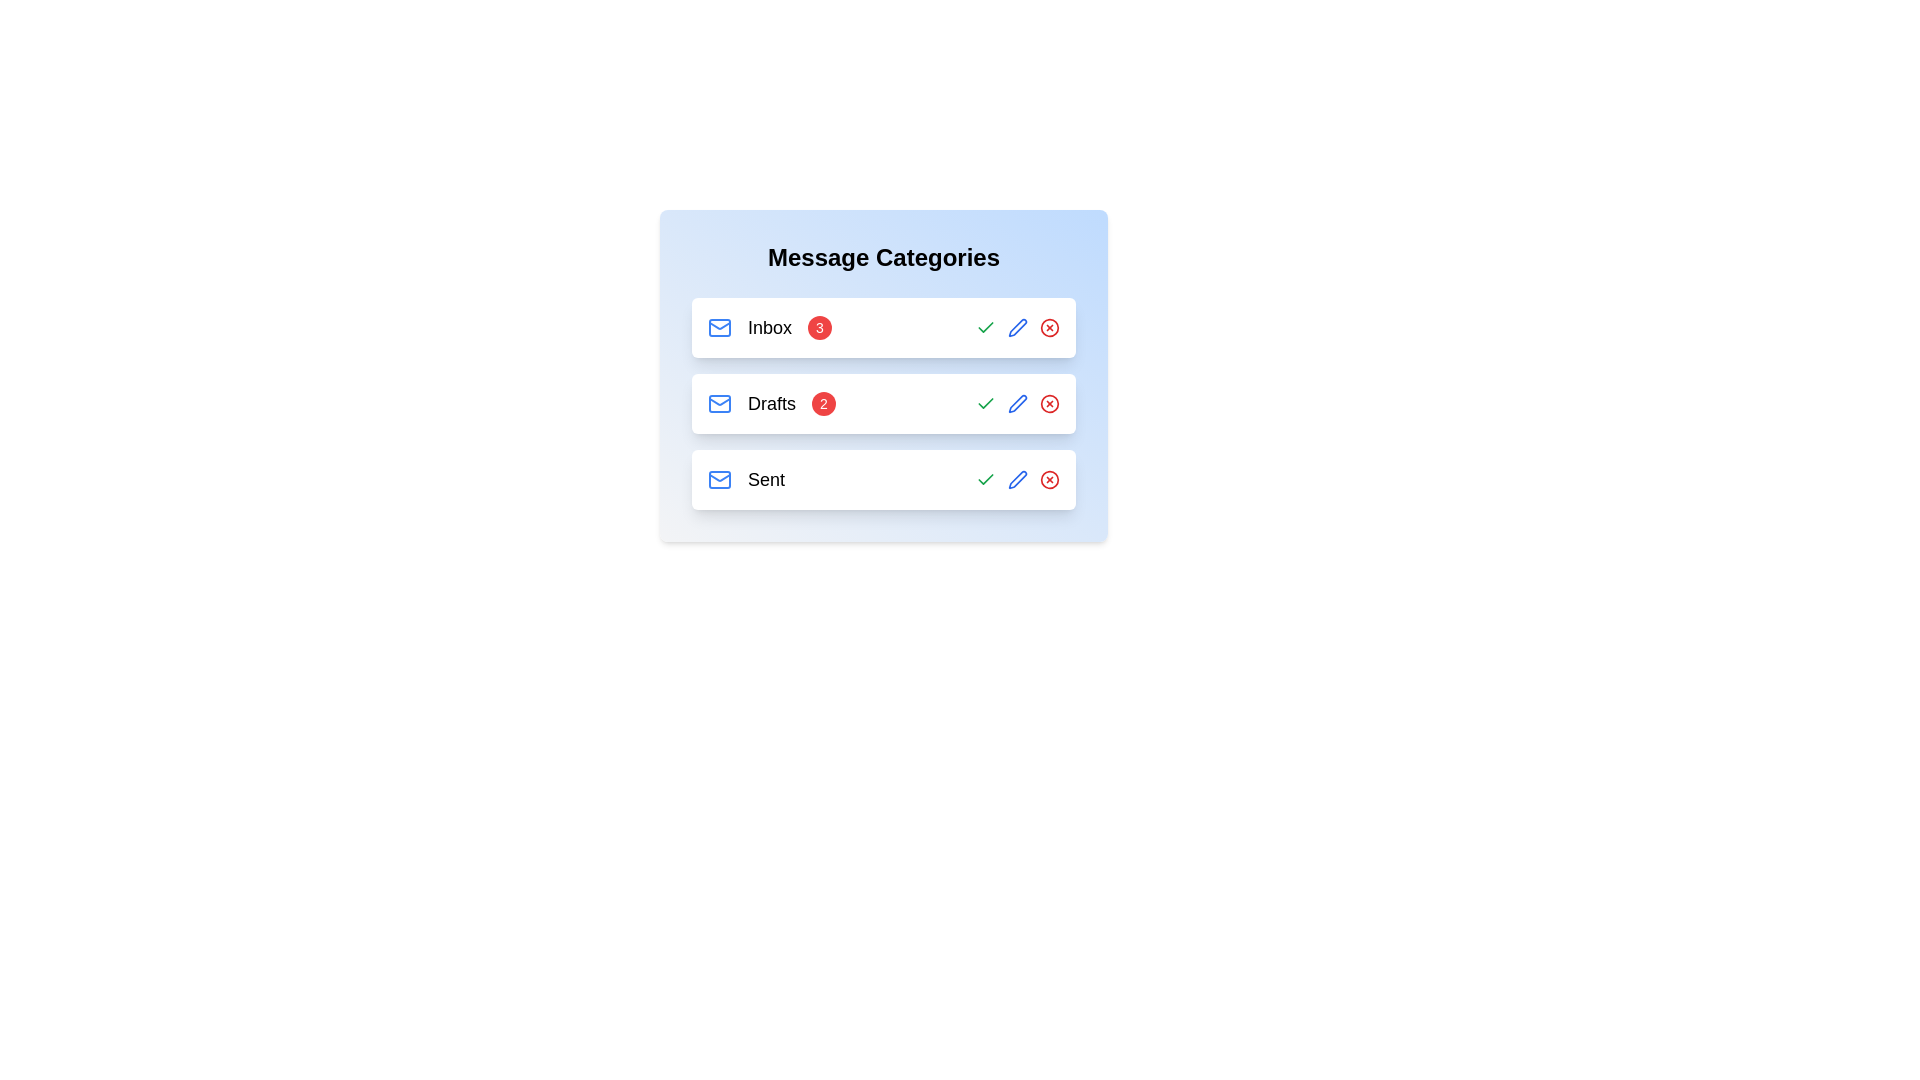  I want to click on the category label Drafts by clicking on it, so click(771, 404).